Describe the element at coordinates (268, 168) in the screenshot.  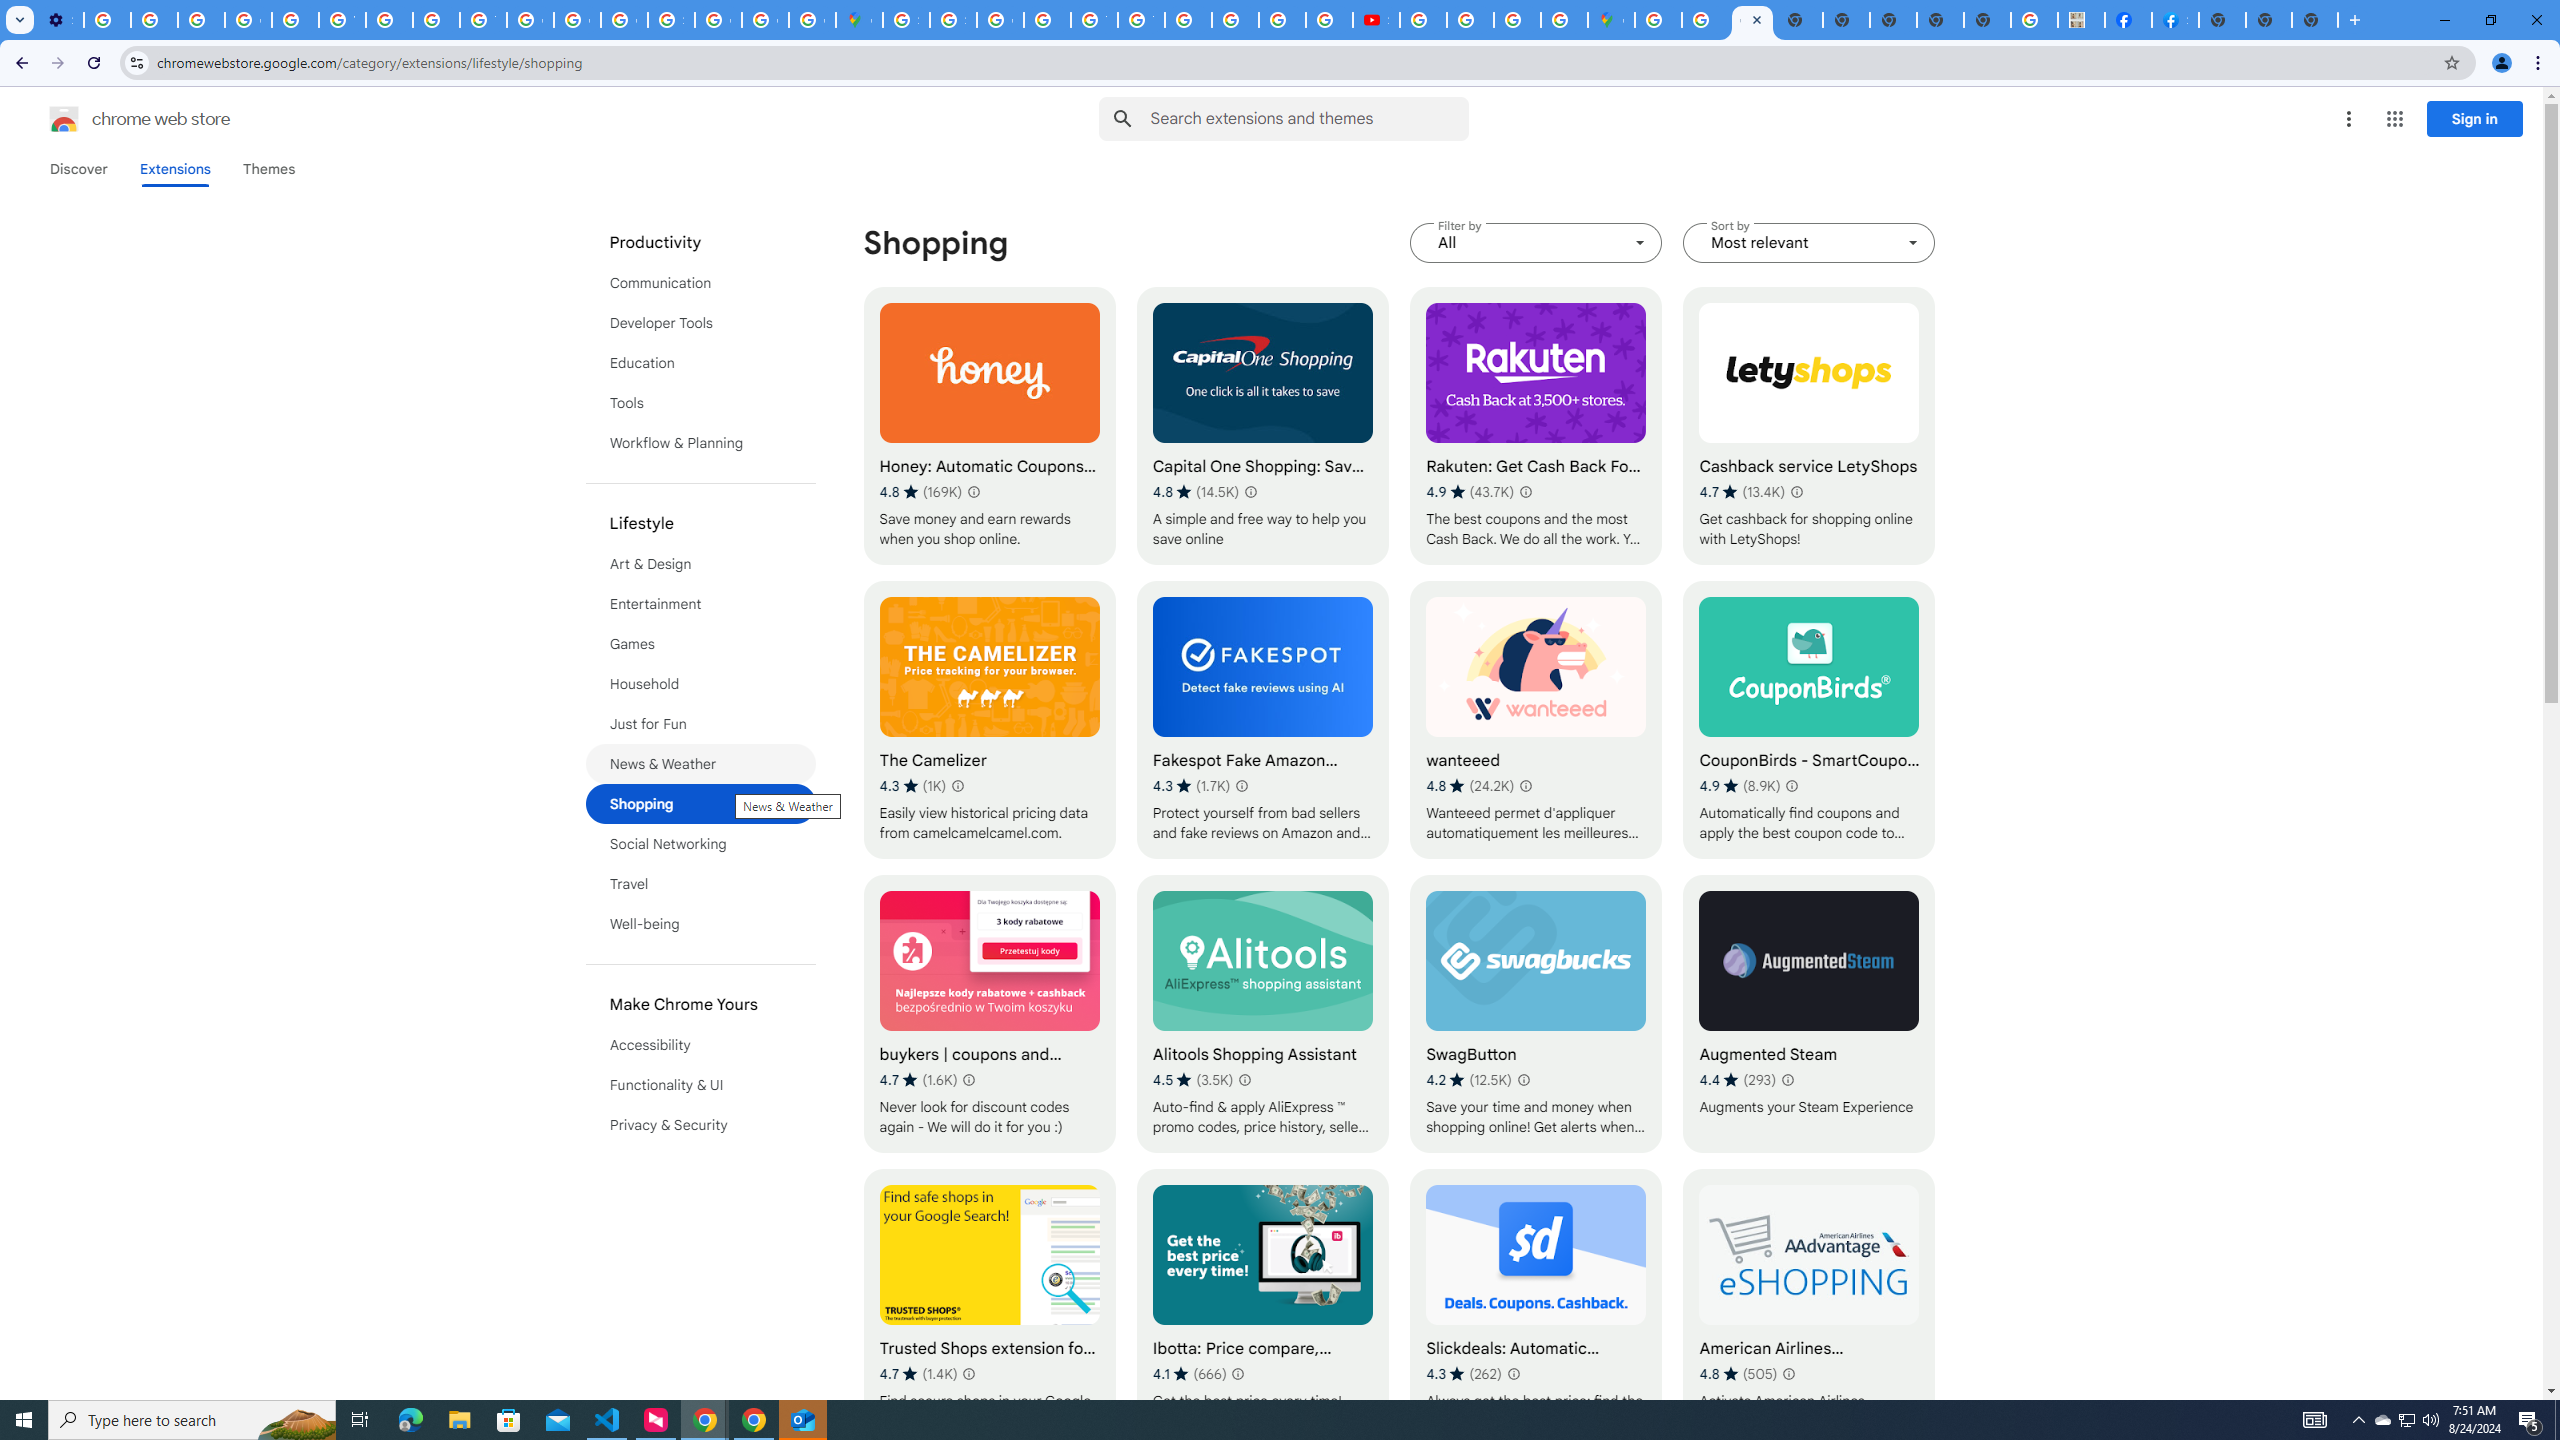
I see `'Themes'` at that location.